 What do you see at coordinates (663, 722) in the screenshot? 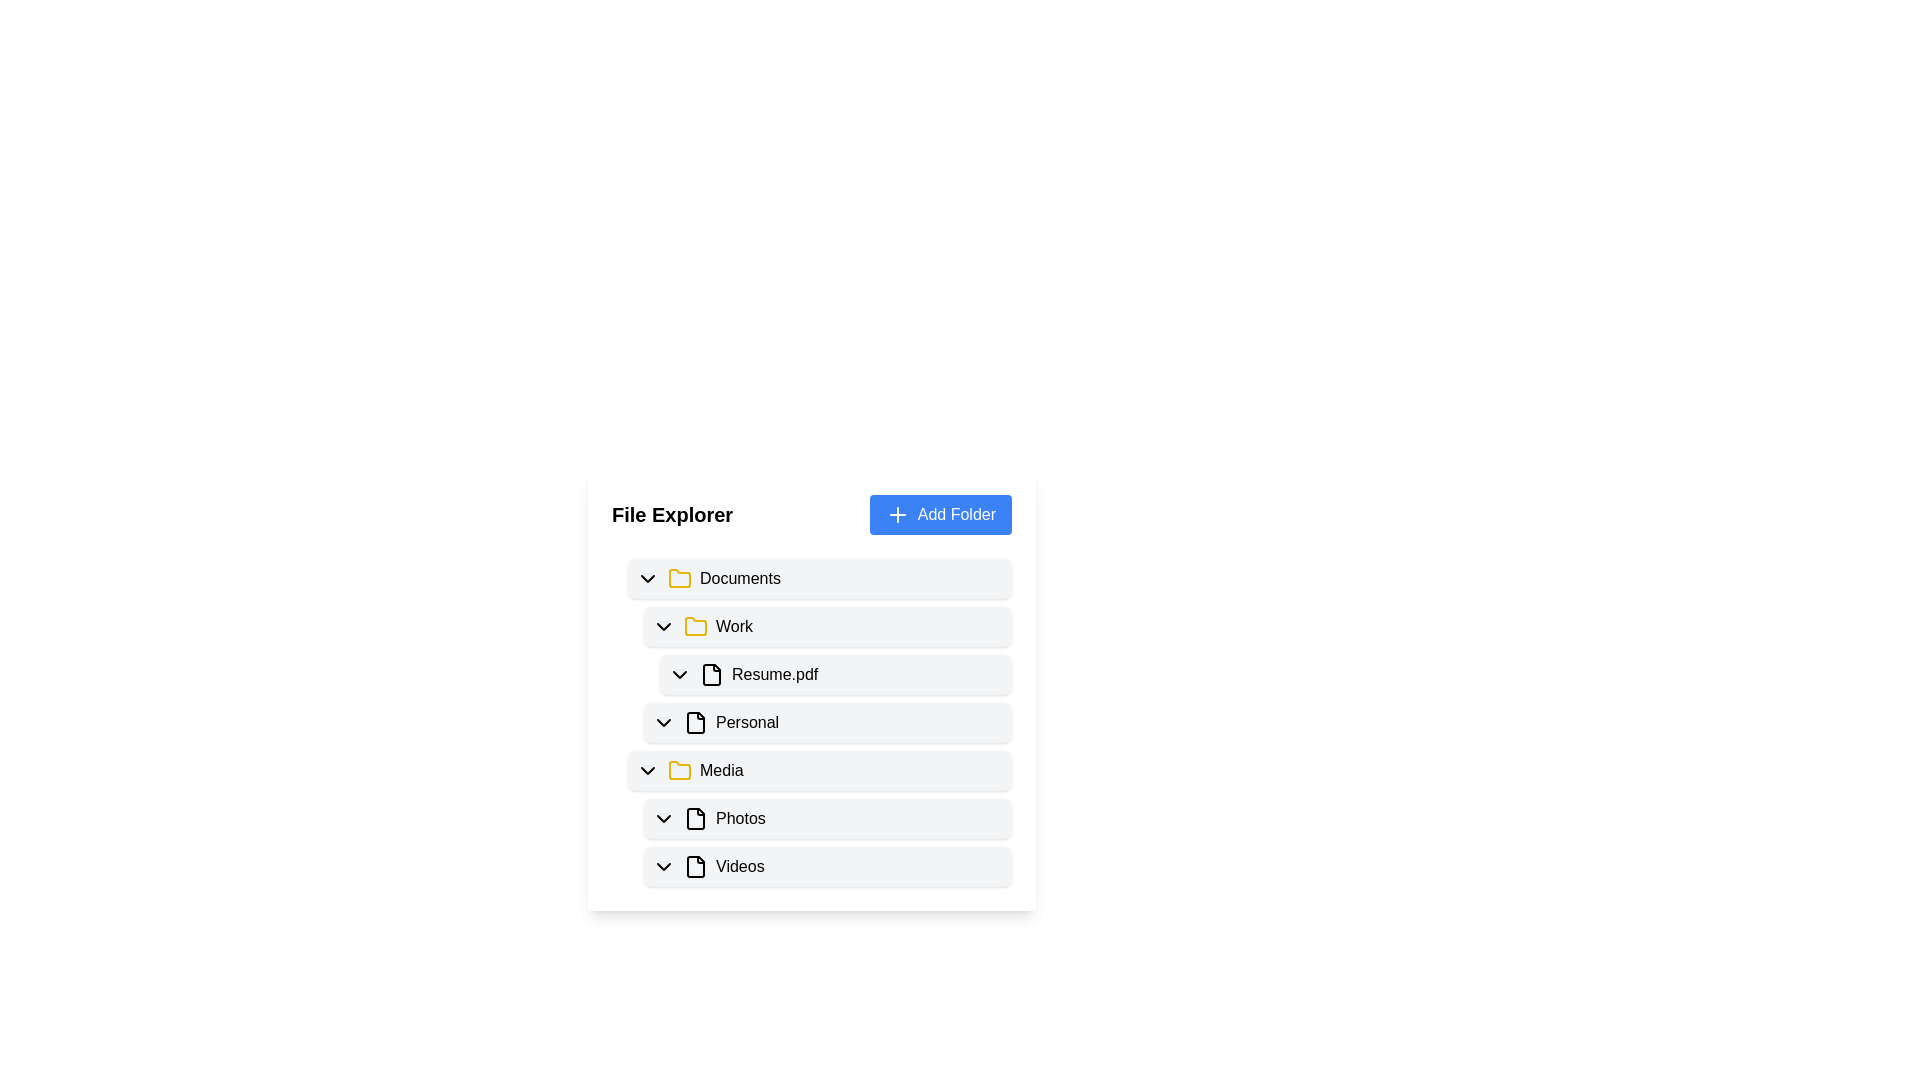
I see `the downward-pointing chevron icon` at bounding box center [663, 722].